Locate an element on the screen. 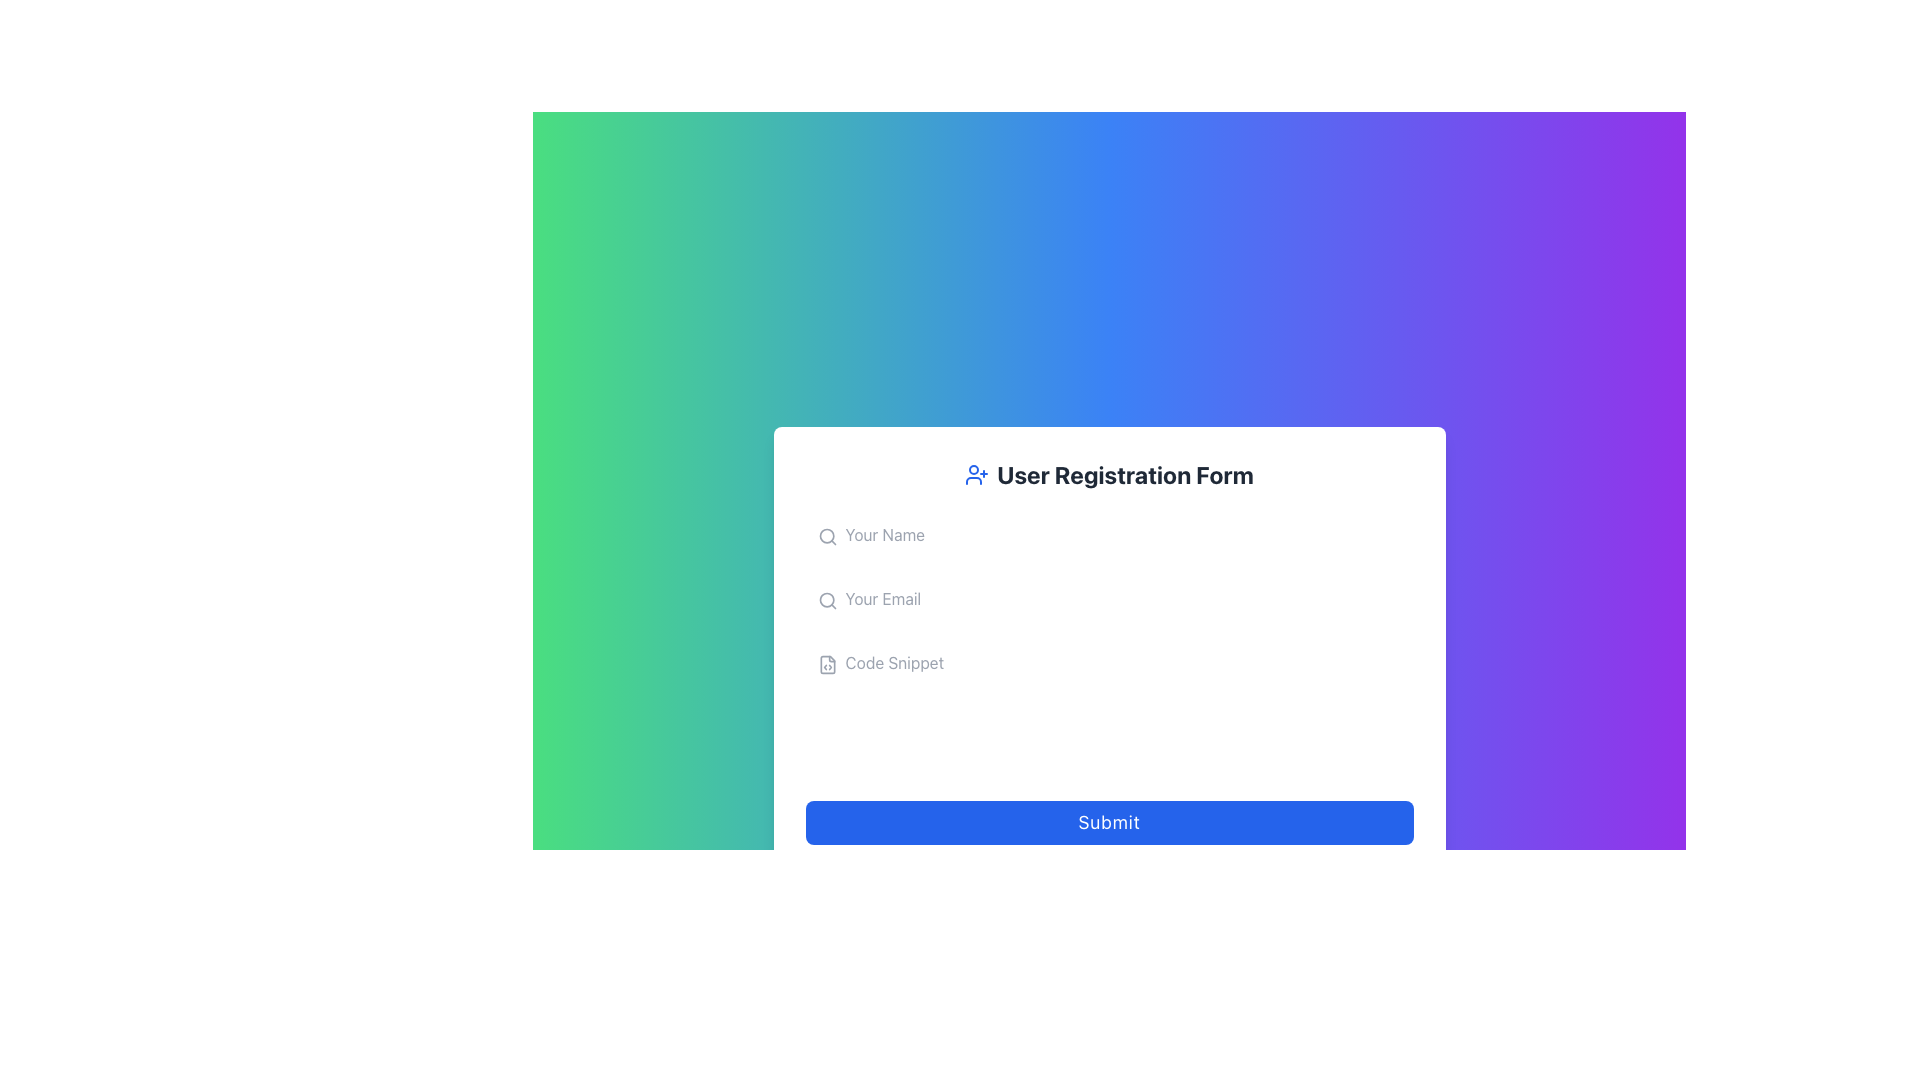  the static text element that serves as the header for the User Registration Form, which is positioned at the top part of the form UI, just below the header section and above the input fields is located at coordinates (1108, 474).